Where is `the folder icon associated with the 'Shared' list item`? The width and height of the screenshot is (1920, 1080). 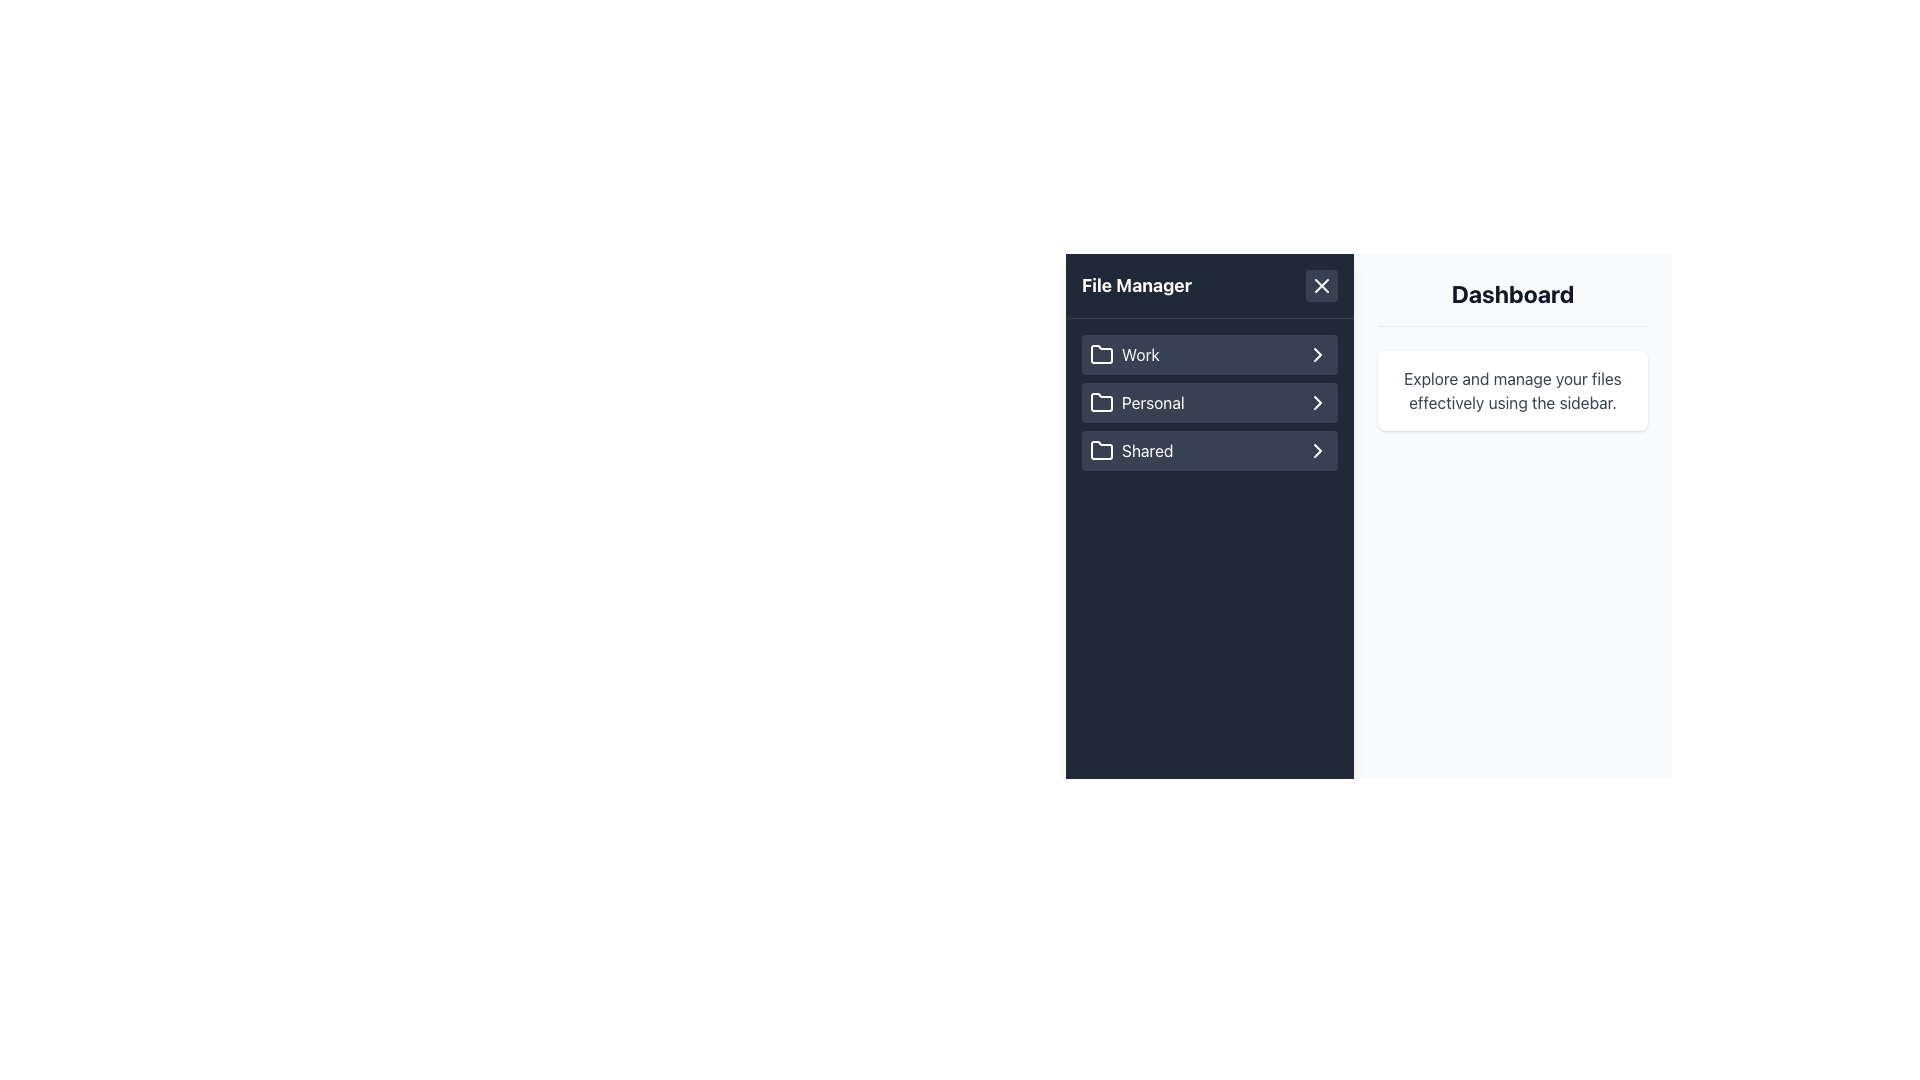 the folder icon associated with the 'Shared' list item is located at coordinates (1101, 450).